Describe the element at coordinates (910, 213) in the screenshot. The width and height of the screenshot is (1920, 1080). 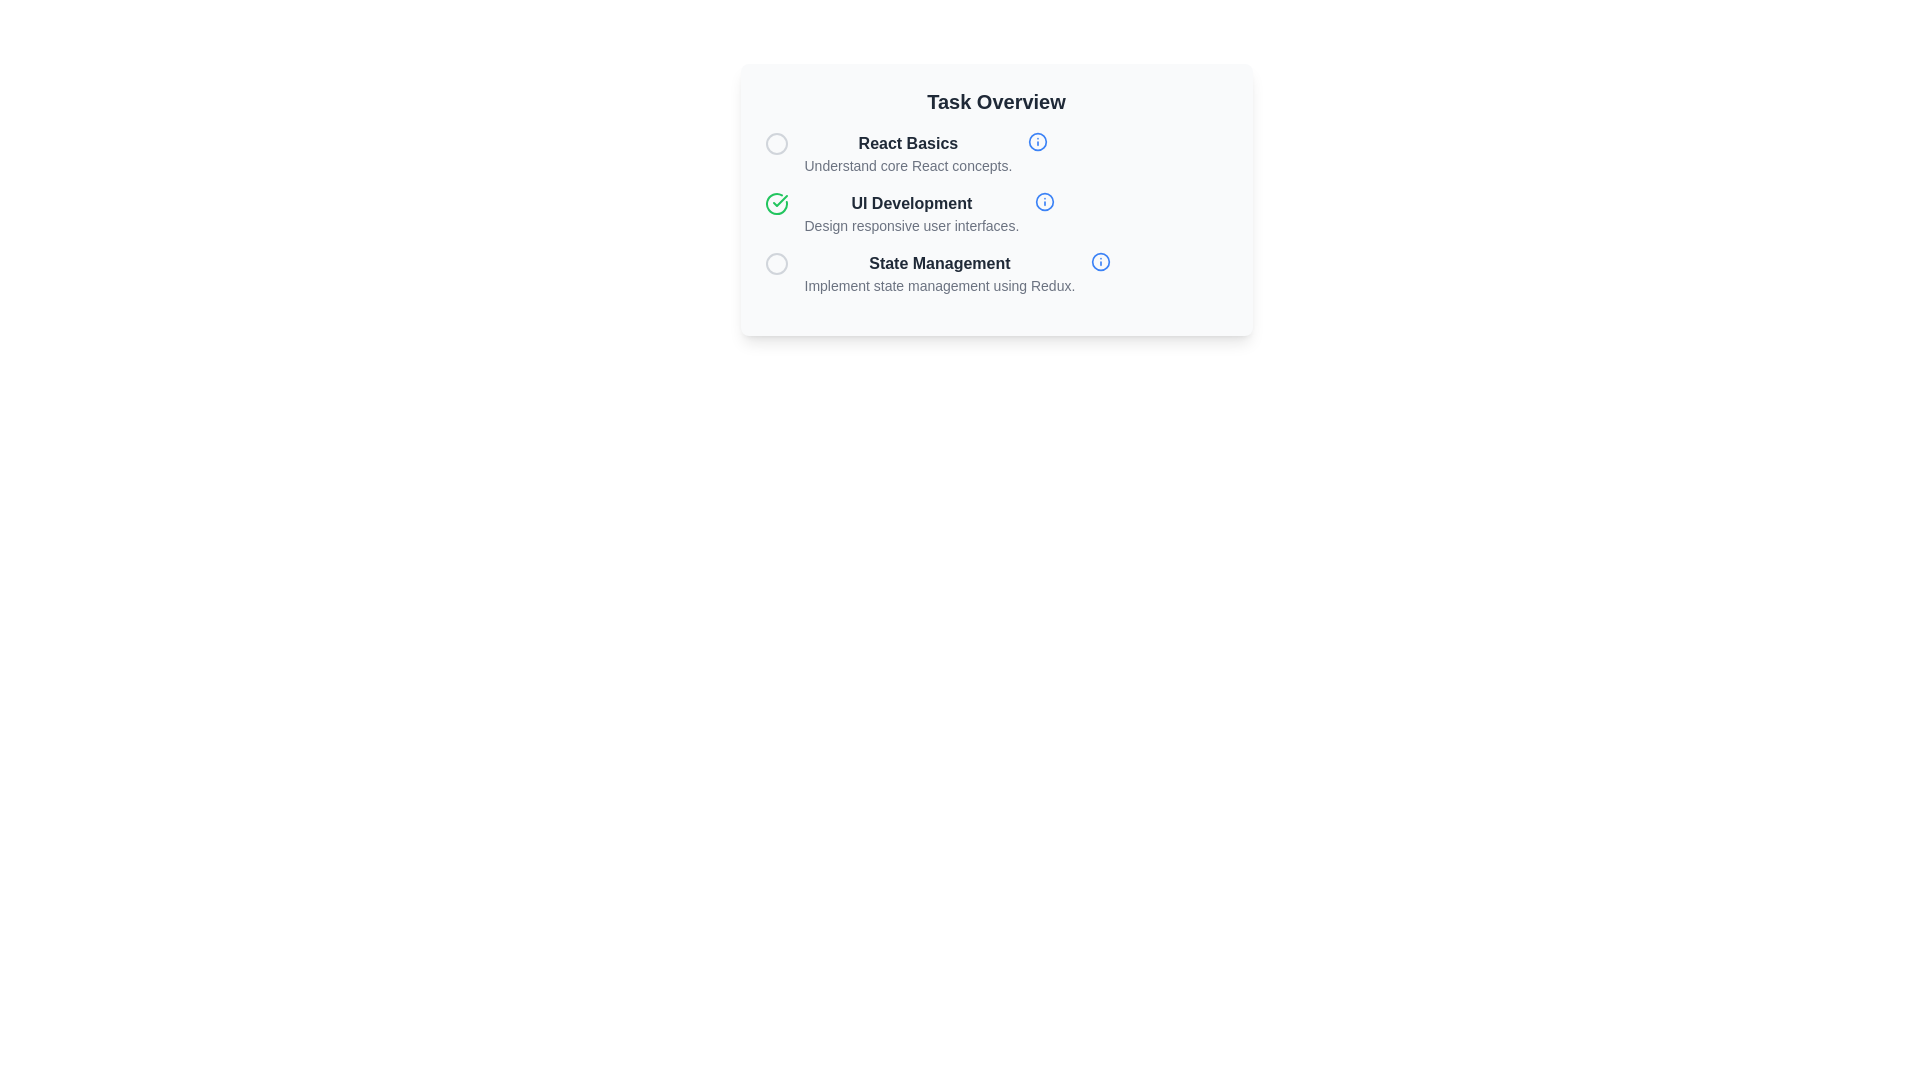
I see `the text block displaying 'UI Development' which is positioned between 'React Basics' and 'State Management' in the task list interface` at that location.